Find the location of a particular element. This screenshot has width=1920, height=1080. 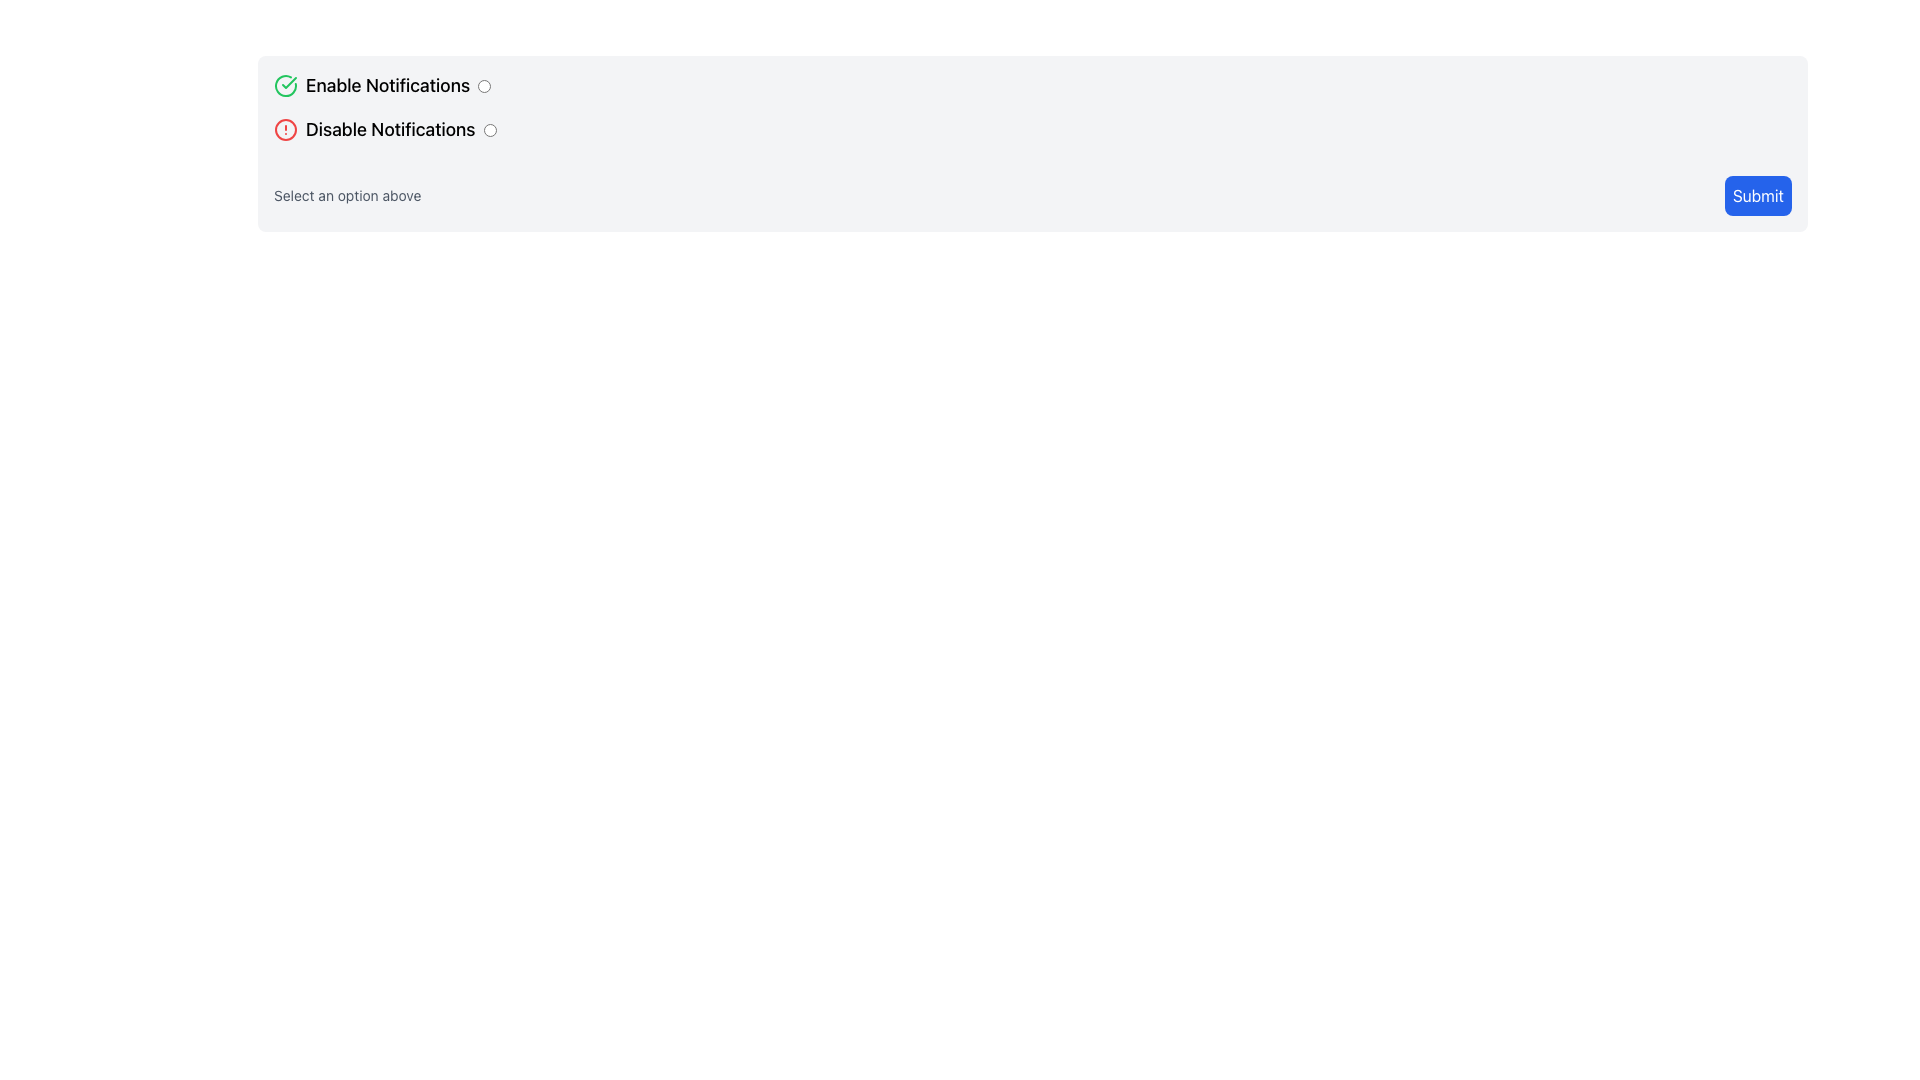

the status confirmation icon indicating that the 'Enable Notifications' option is selected, located to the left of the text label is located at coordinates (285, 84).